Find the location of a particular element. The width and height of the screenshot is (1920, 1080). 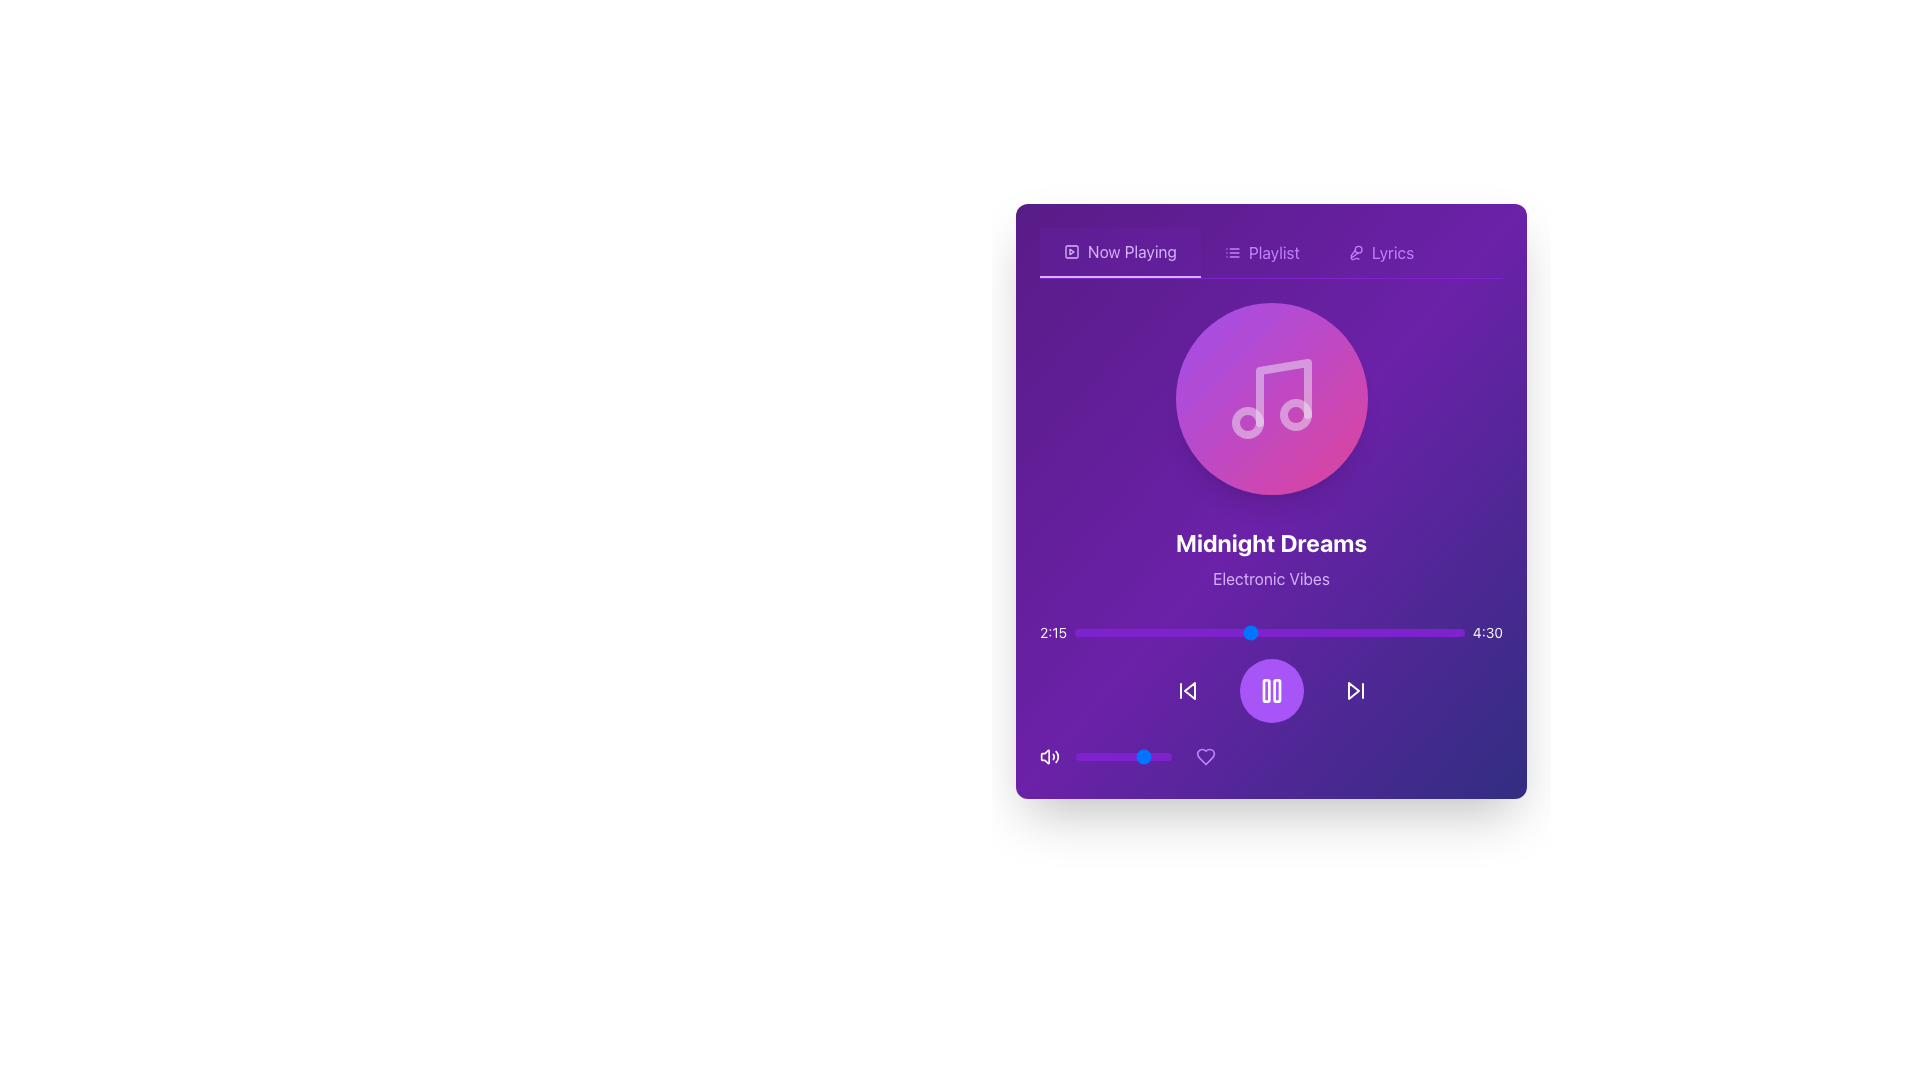

the 'Lyrics' icon located in the top-right corner of the music player interface, positioned to the left of the text label 'Lyrics' is located at coordinates (1355, 252).